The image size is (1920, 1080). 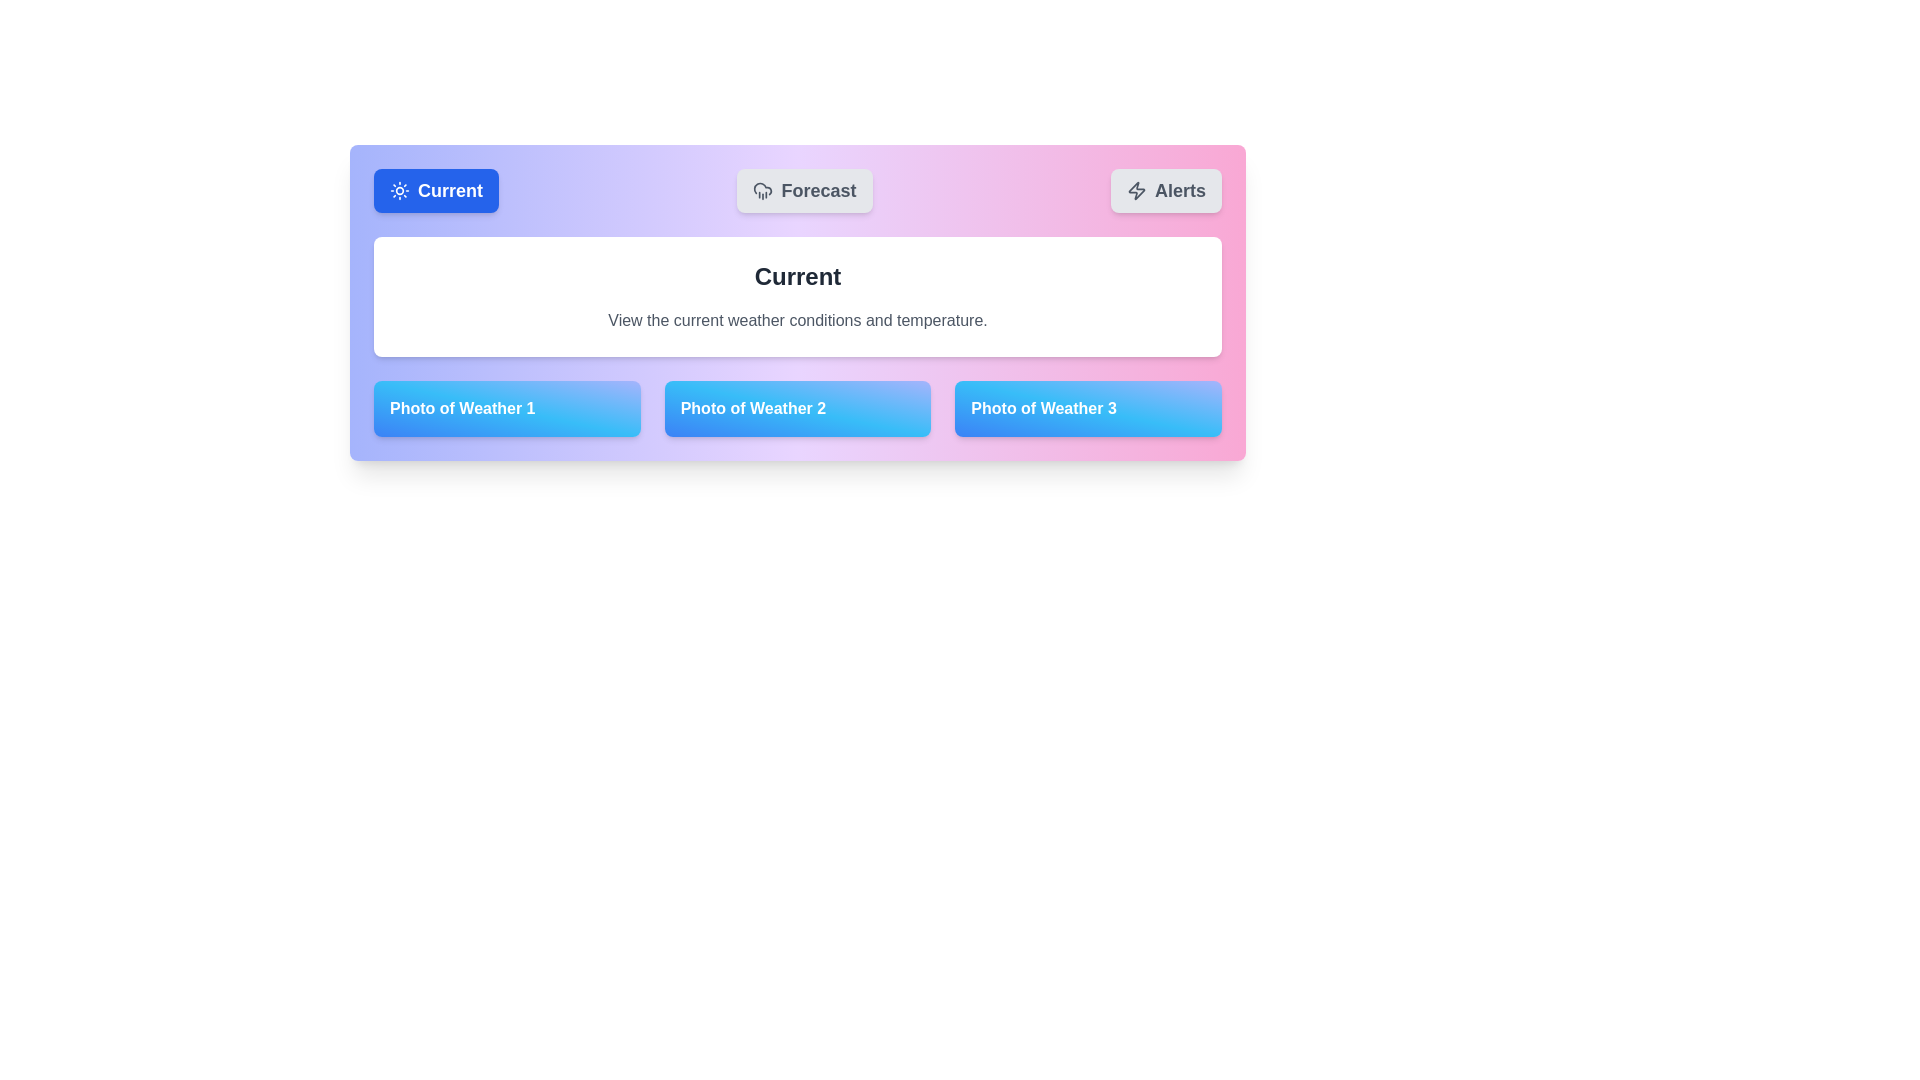 What do you see at coordinates (796, 407) in the screenshot?
I see `the 'Weather 2' informative button located in the second position of a horizontal row of three buttons below the 'View the current weather conditions and temperature' section` at bounding box center [796, 407].